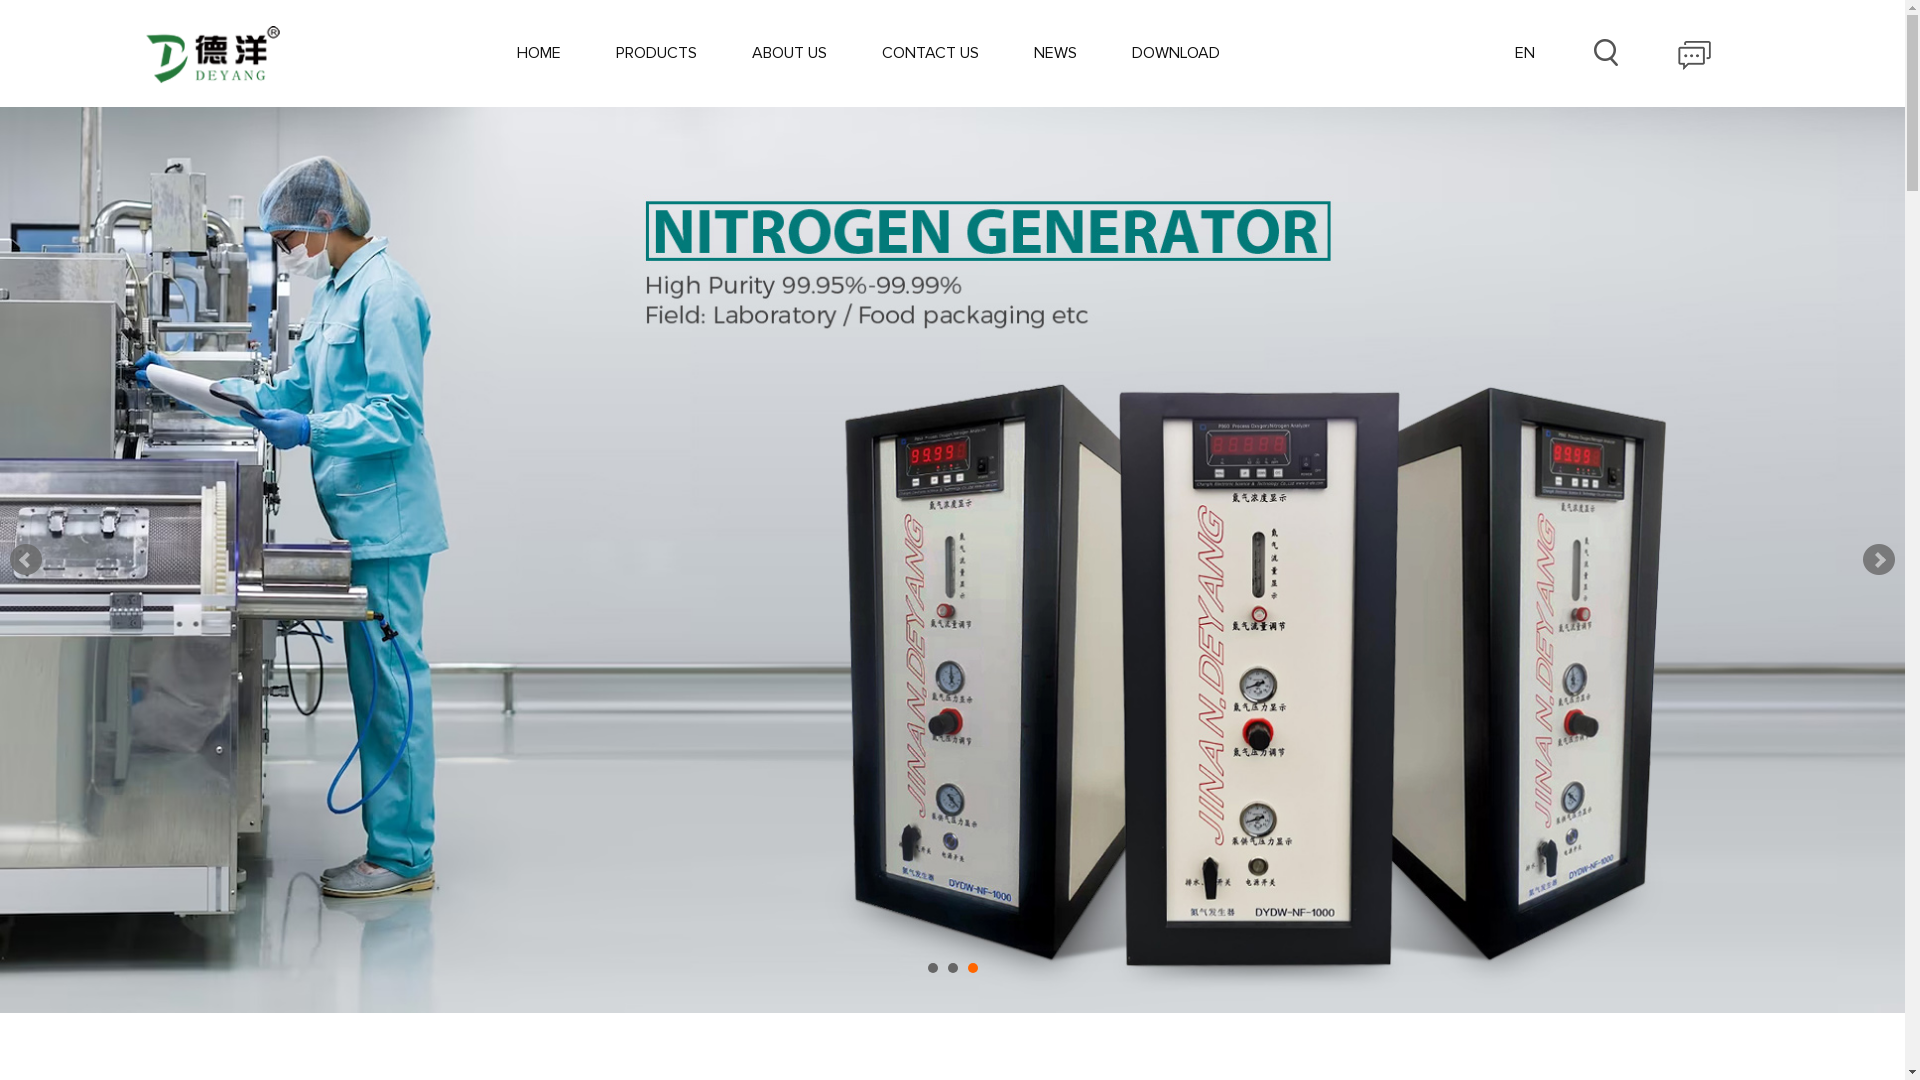  What do you see at coordinates (25, 559) in the screenshot?
I see `'Prev'` at bounding box center [25, 559].